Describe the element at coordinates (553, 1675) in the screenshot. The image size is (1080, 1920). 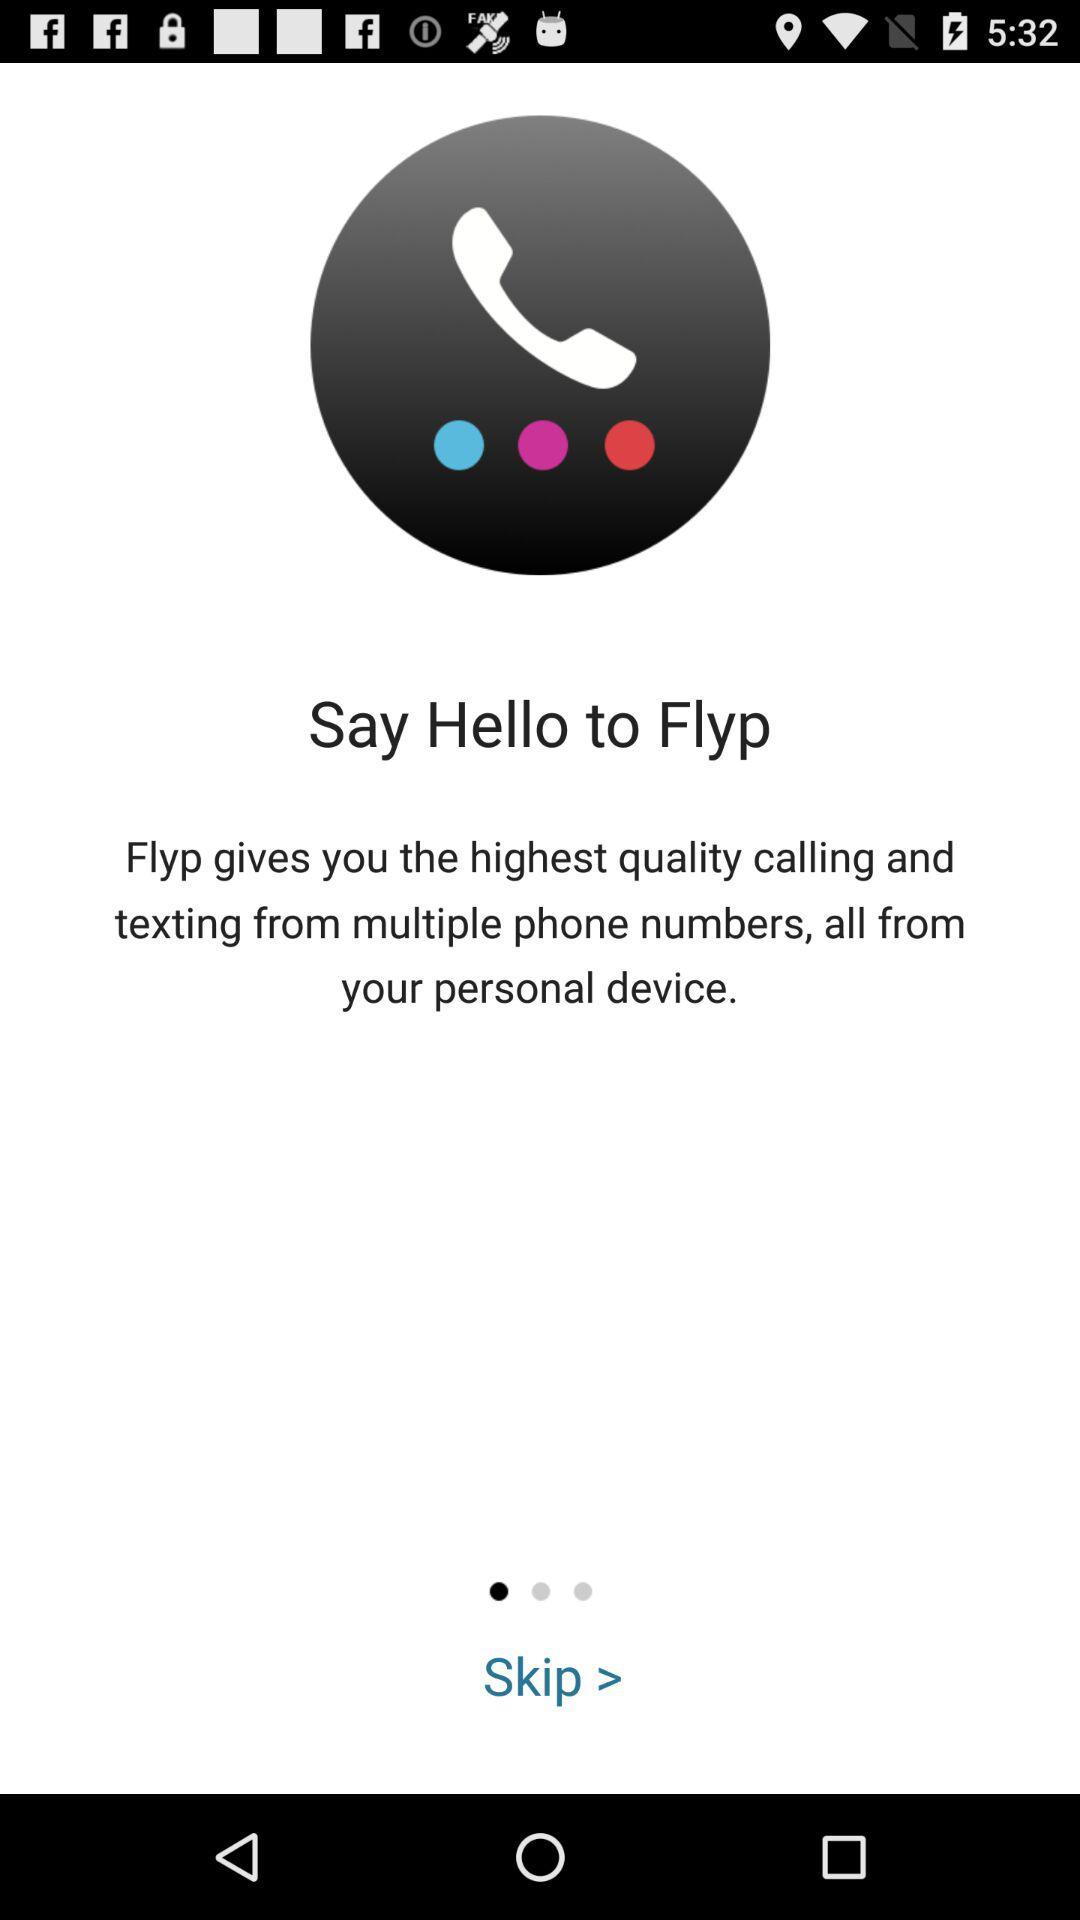
I see `skip > icon` at that location.